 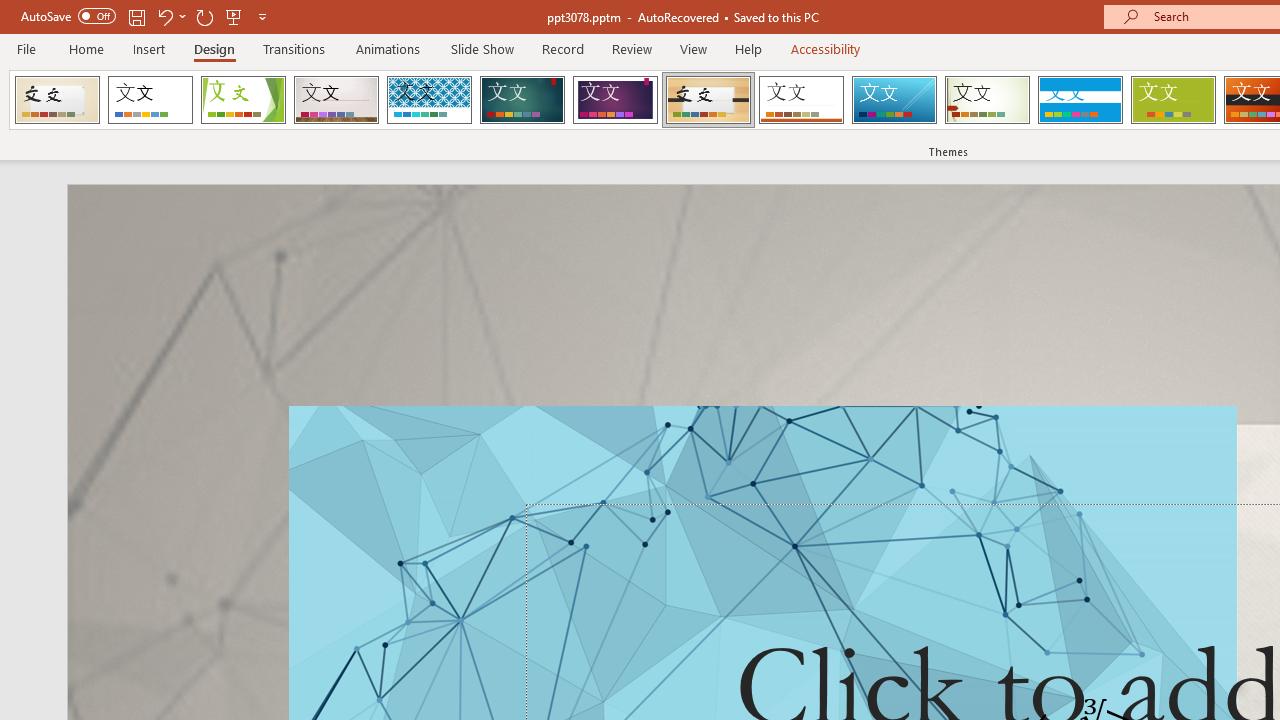 I want to click on 'Quick Access Toolbar', so click(x=144, y=16).